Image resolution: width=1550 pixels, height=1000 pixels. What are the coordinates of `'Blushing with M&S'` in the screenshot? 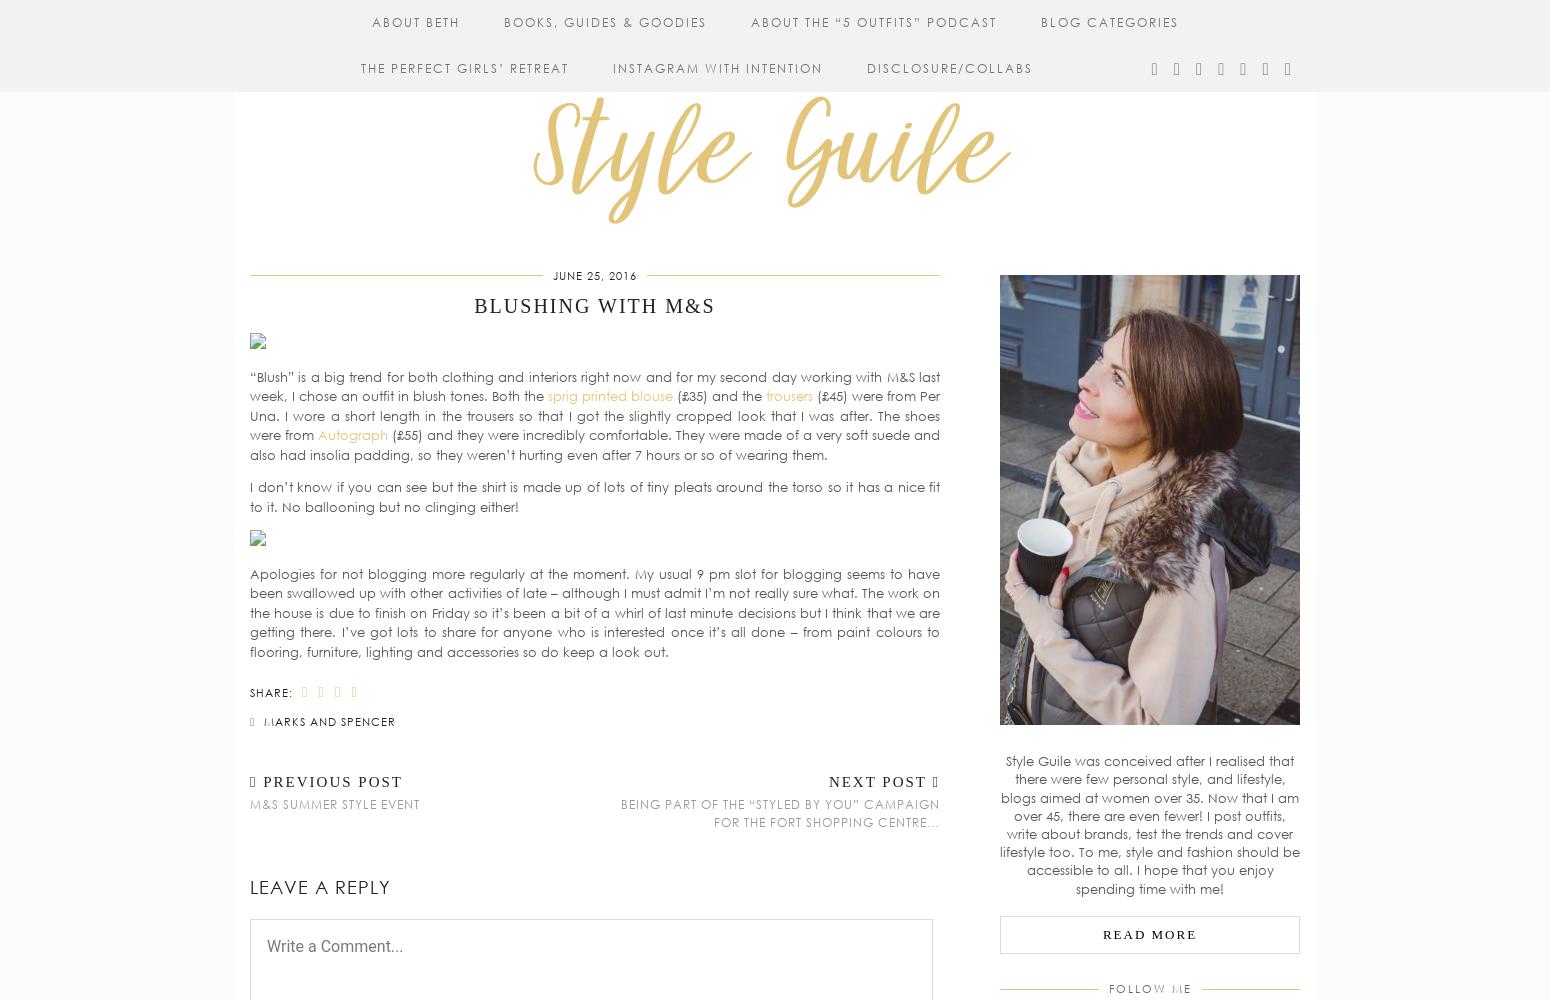 It's located at (594, 306).